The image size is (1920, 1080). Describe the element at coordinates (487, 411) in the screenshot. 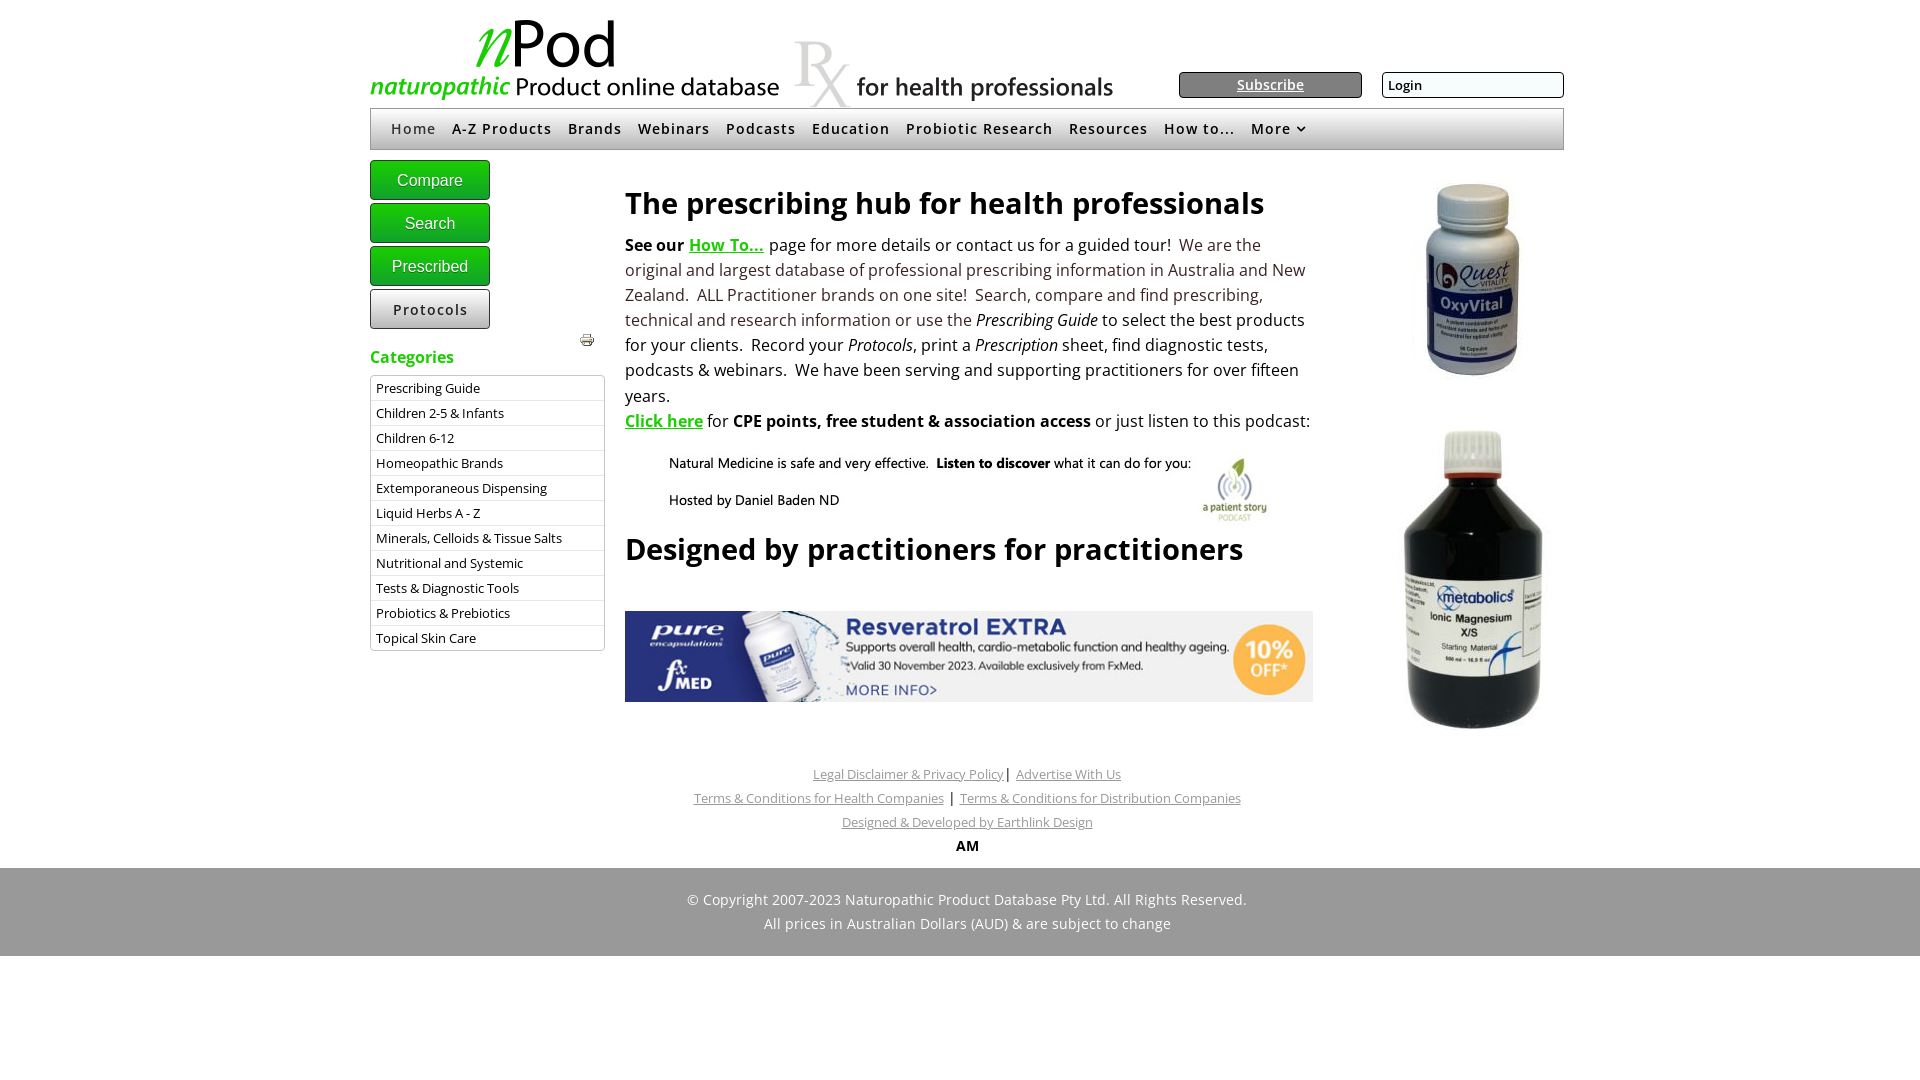

I see `'Children 2-5 & Infants'` at that location.